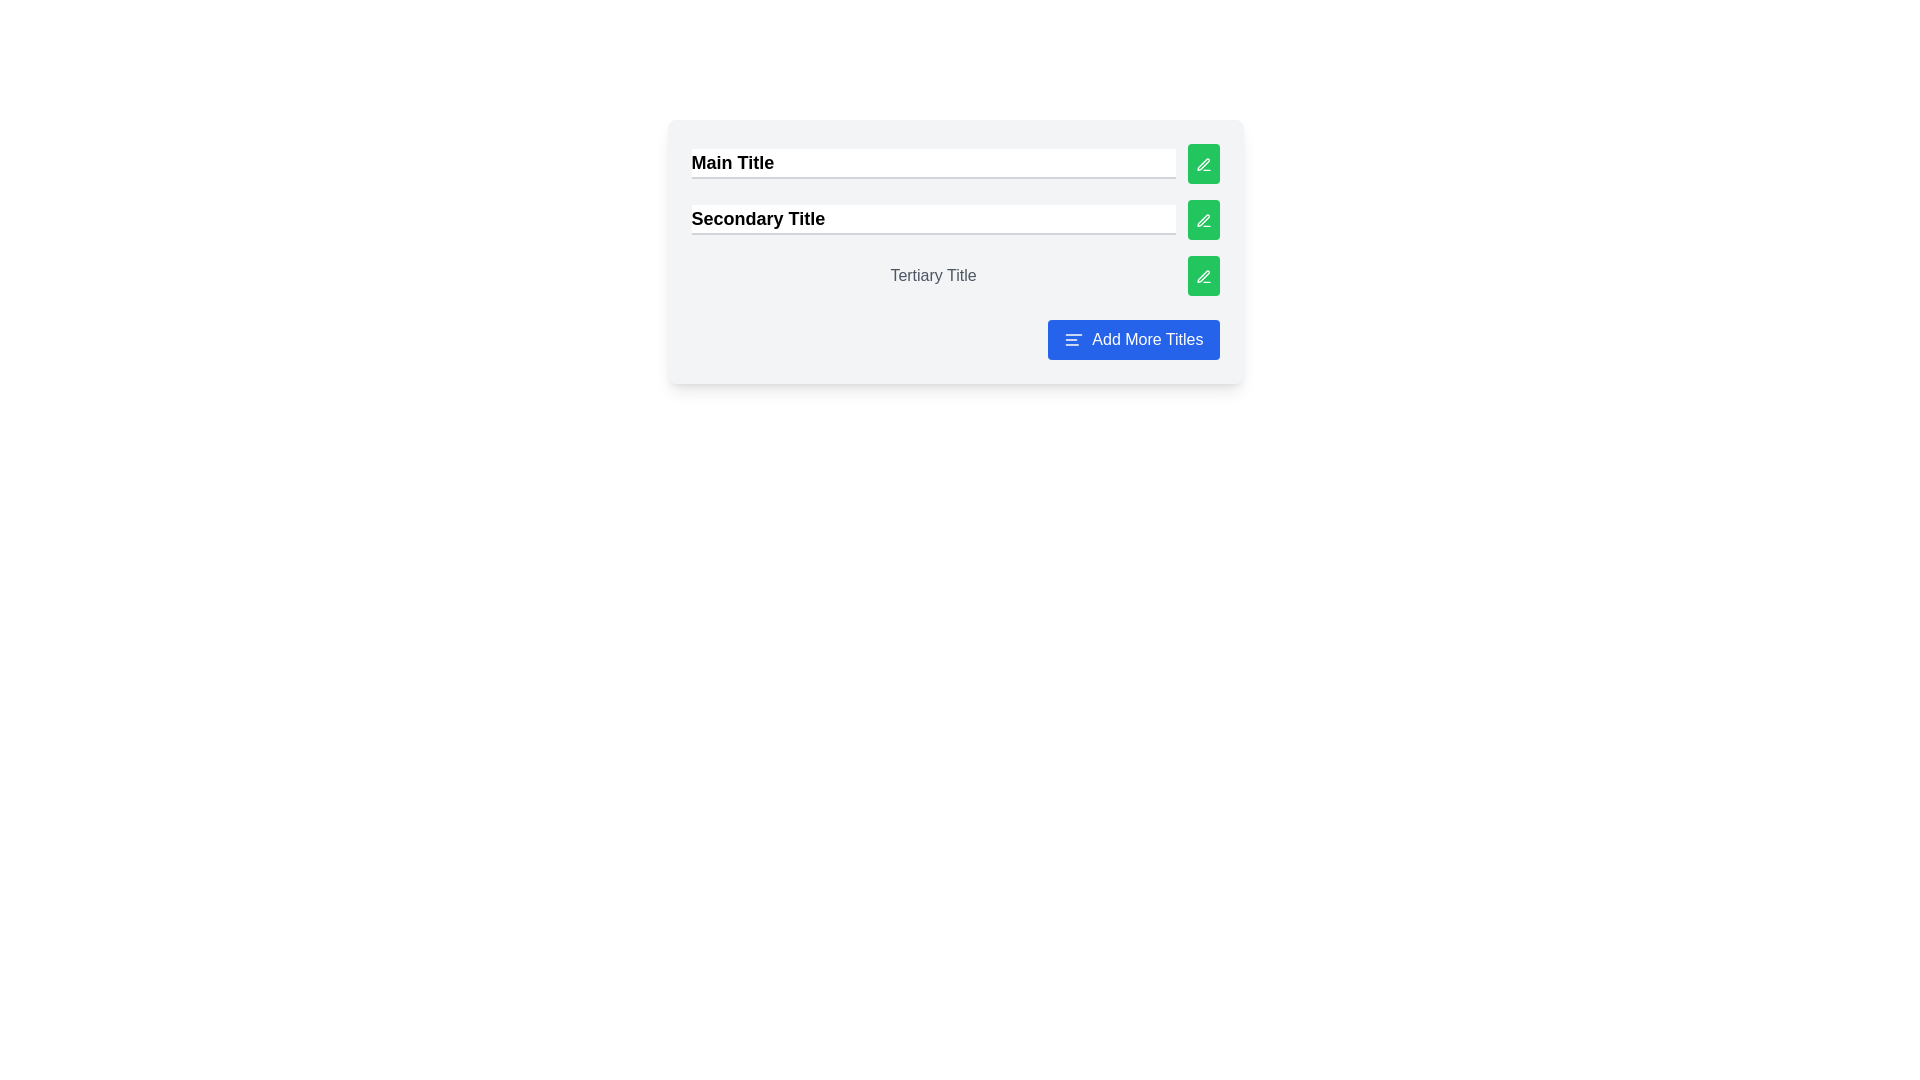  I want to click on the second green Icon button on the right side of the panel, which serves as an edit action trigger for the 'Secondary Title' text input field, so click(1202, 220).